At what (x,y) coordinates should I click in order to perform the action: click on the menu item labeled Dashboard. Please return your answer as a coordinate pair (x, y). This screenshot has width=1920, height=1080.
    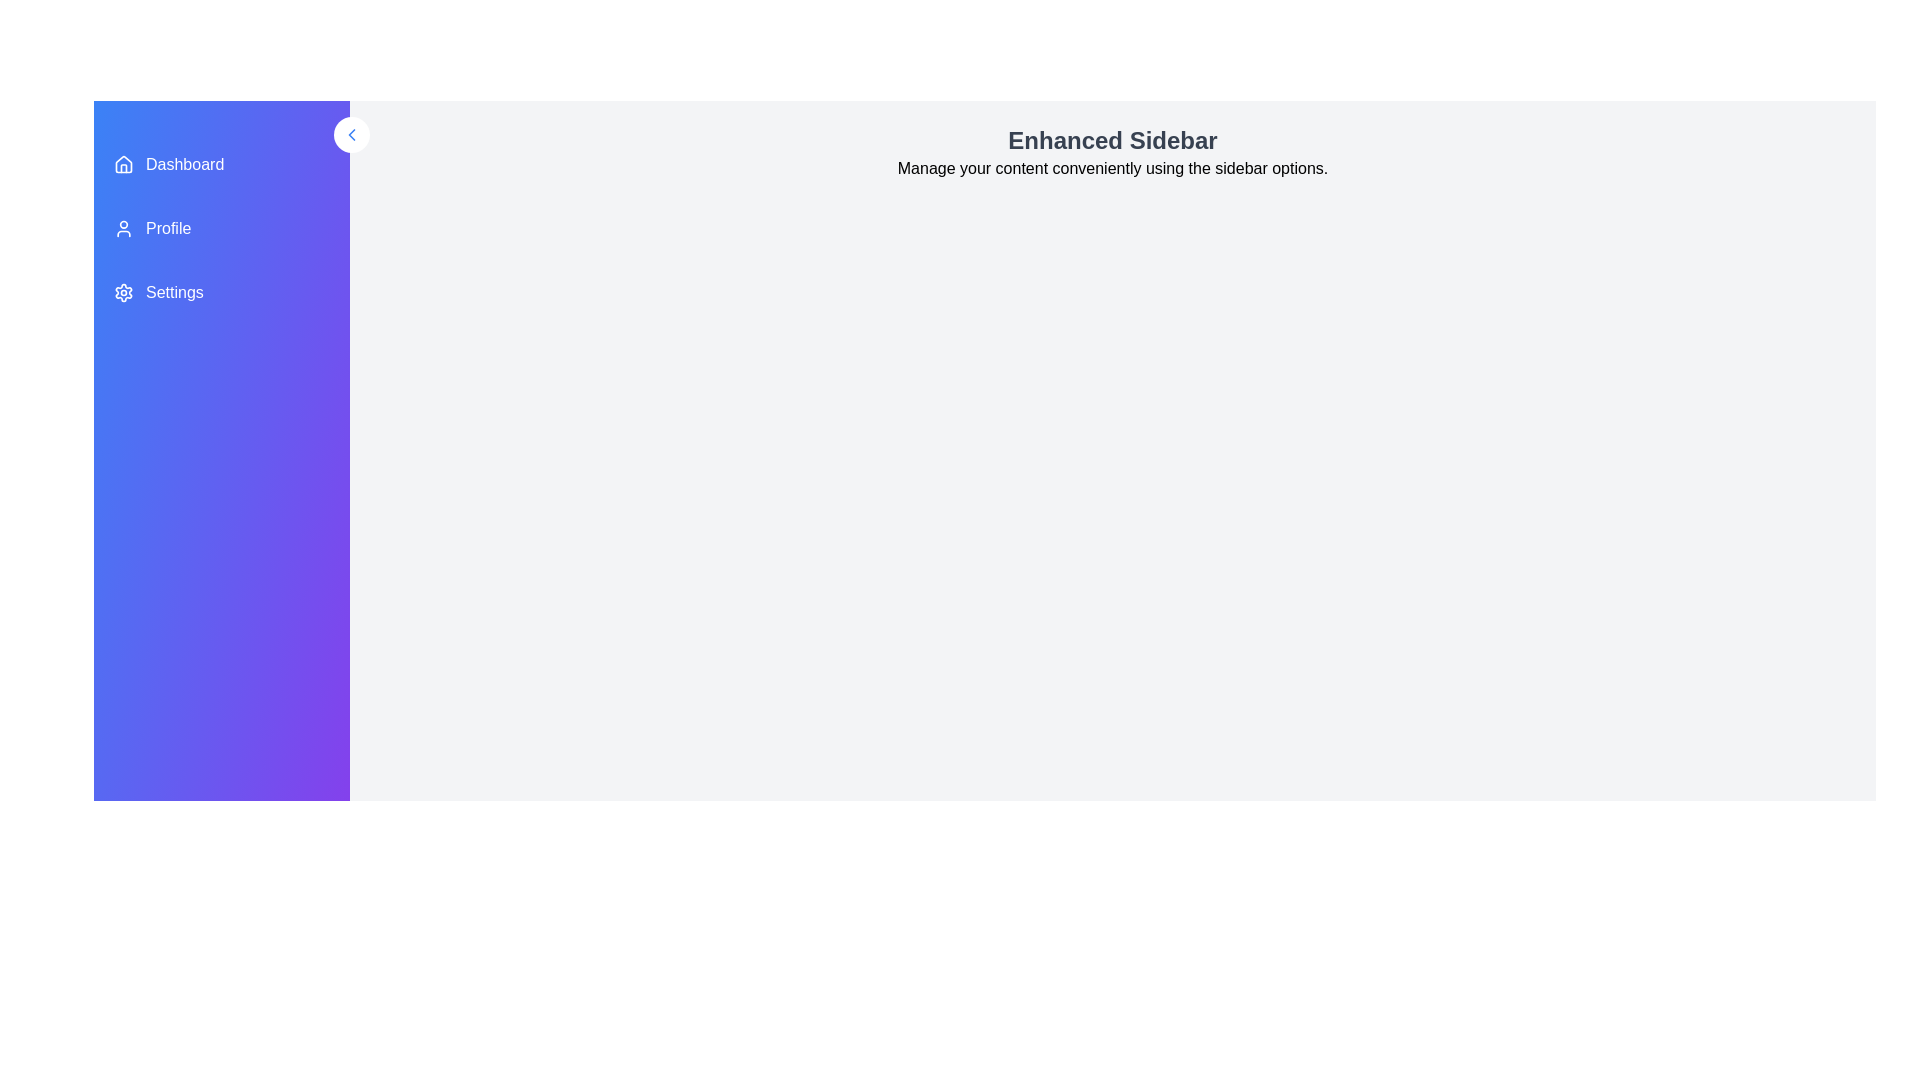
    Looking at the image, I should click on (221, 164).